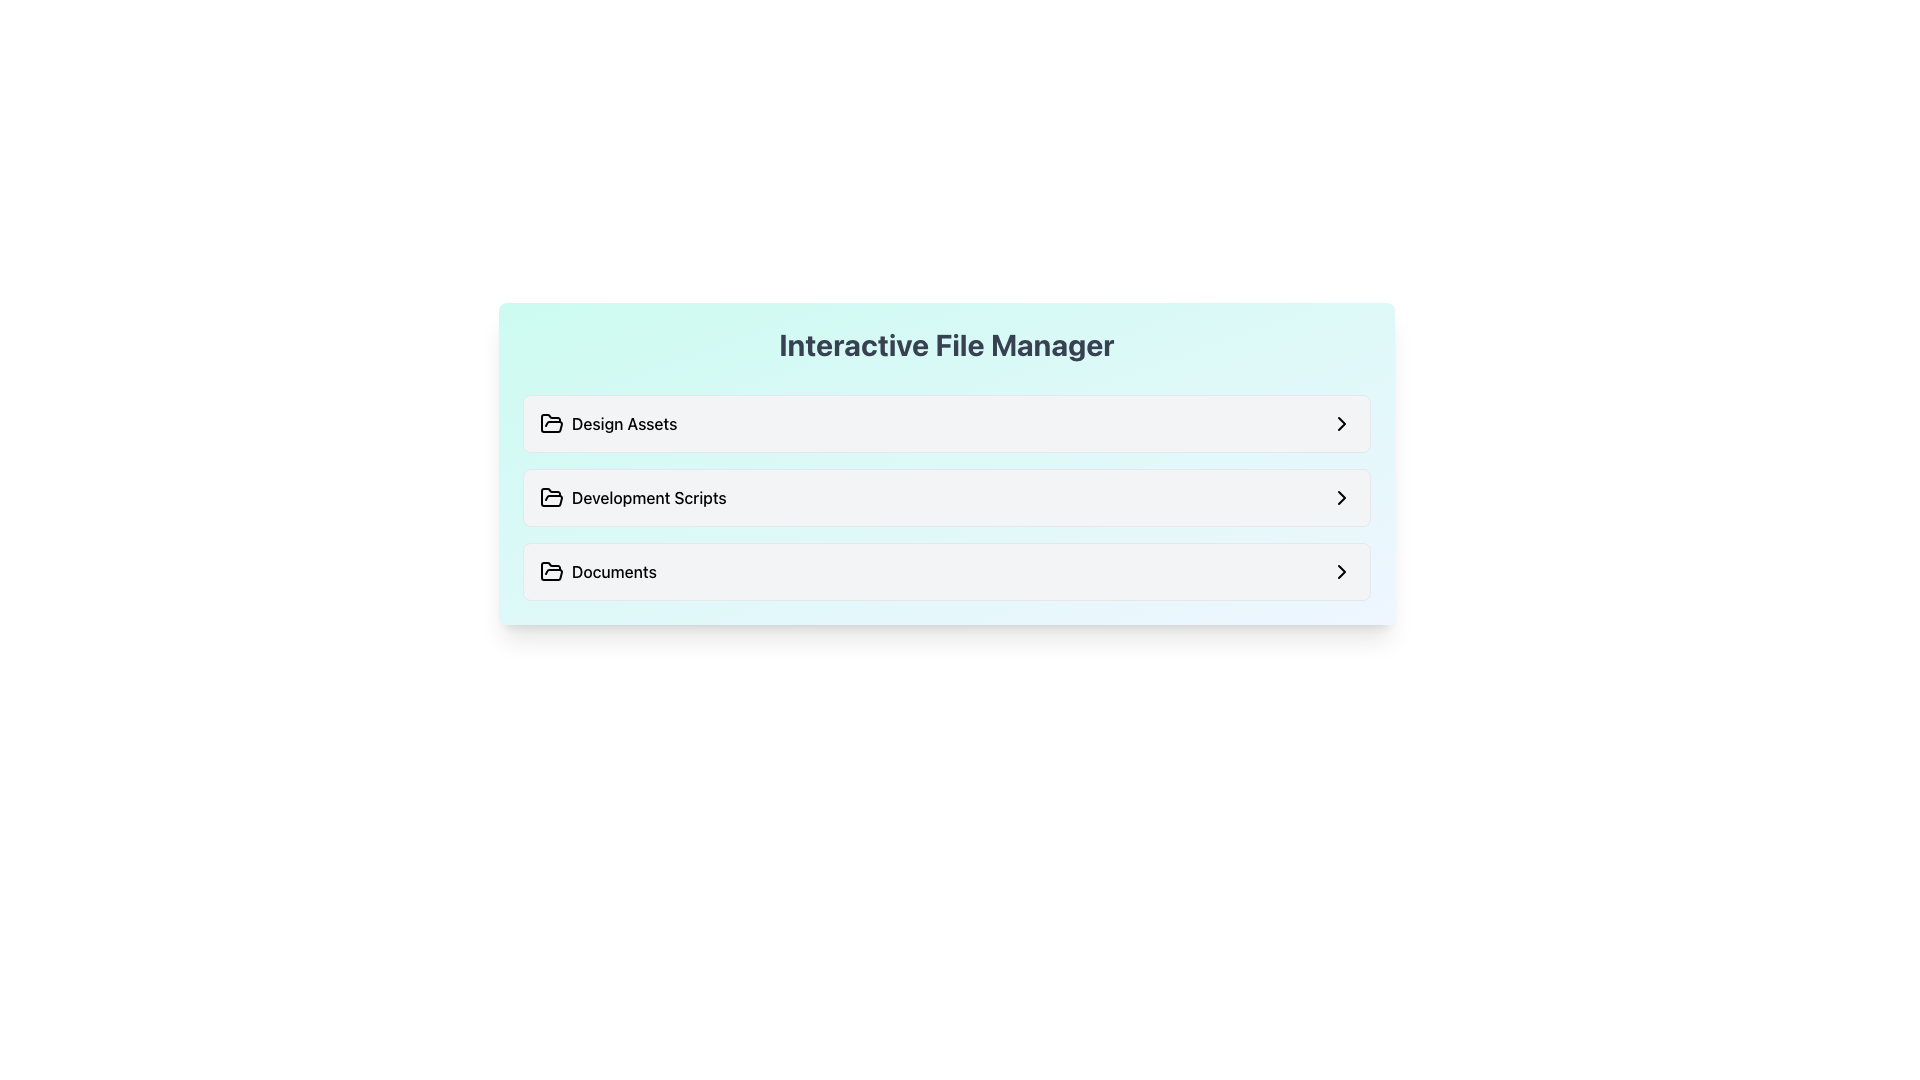 This screenshot has width=1920, height=1080. I want to click on the 'Development Scripts' text label, which is the second row in a vertical list of foldered options, located below 'Design Assets' and above 'Documents', so click(632, 496).